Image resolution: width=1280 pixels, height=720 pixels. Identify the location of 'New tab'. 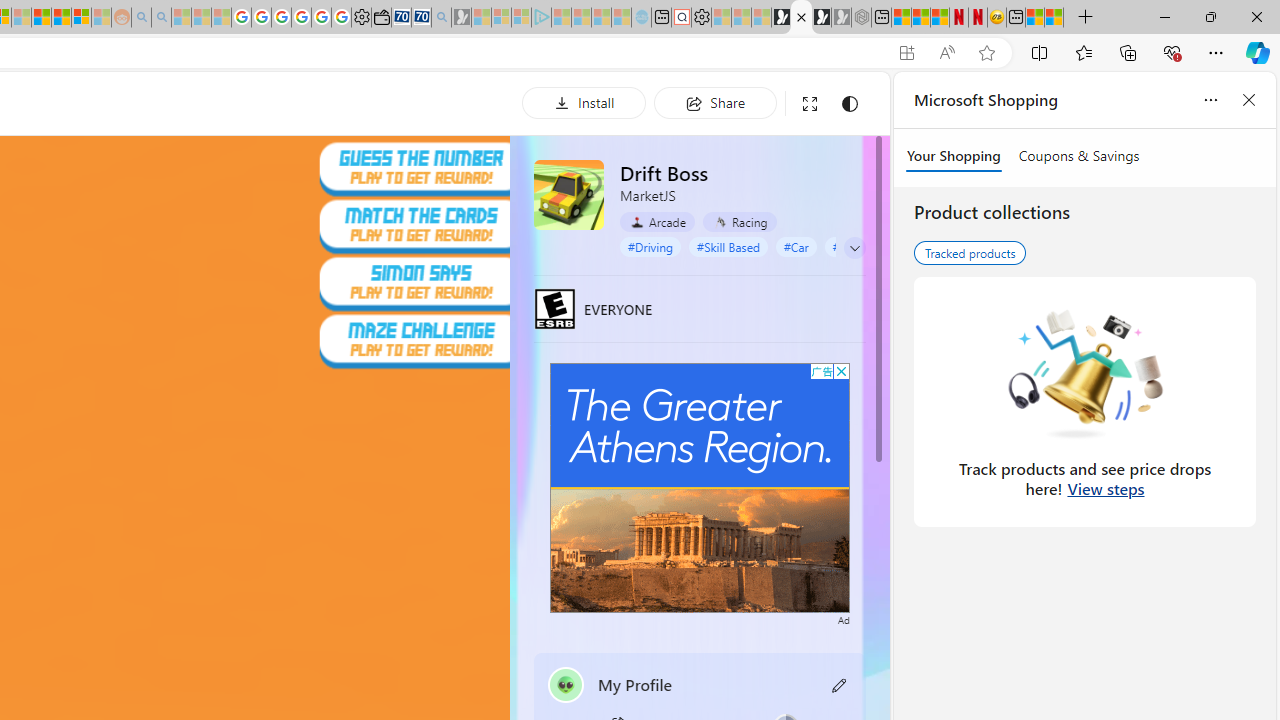
(1016, 17).